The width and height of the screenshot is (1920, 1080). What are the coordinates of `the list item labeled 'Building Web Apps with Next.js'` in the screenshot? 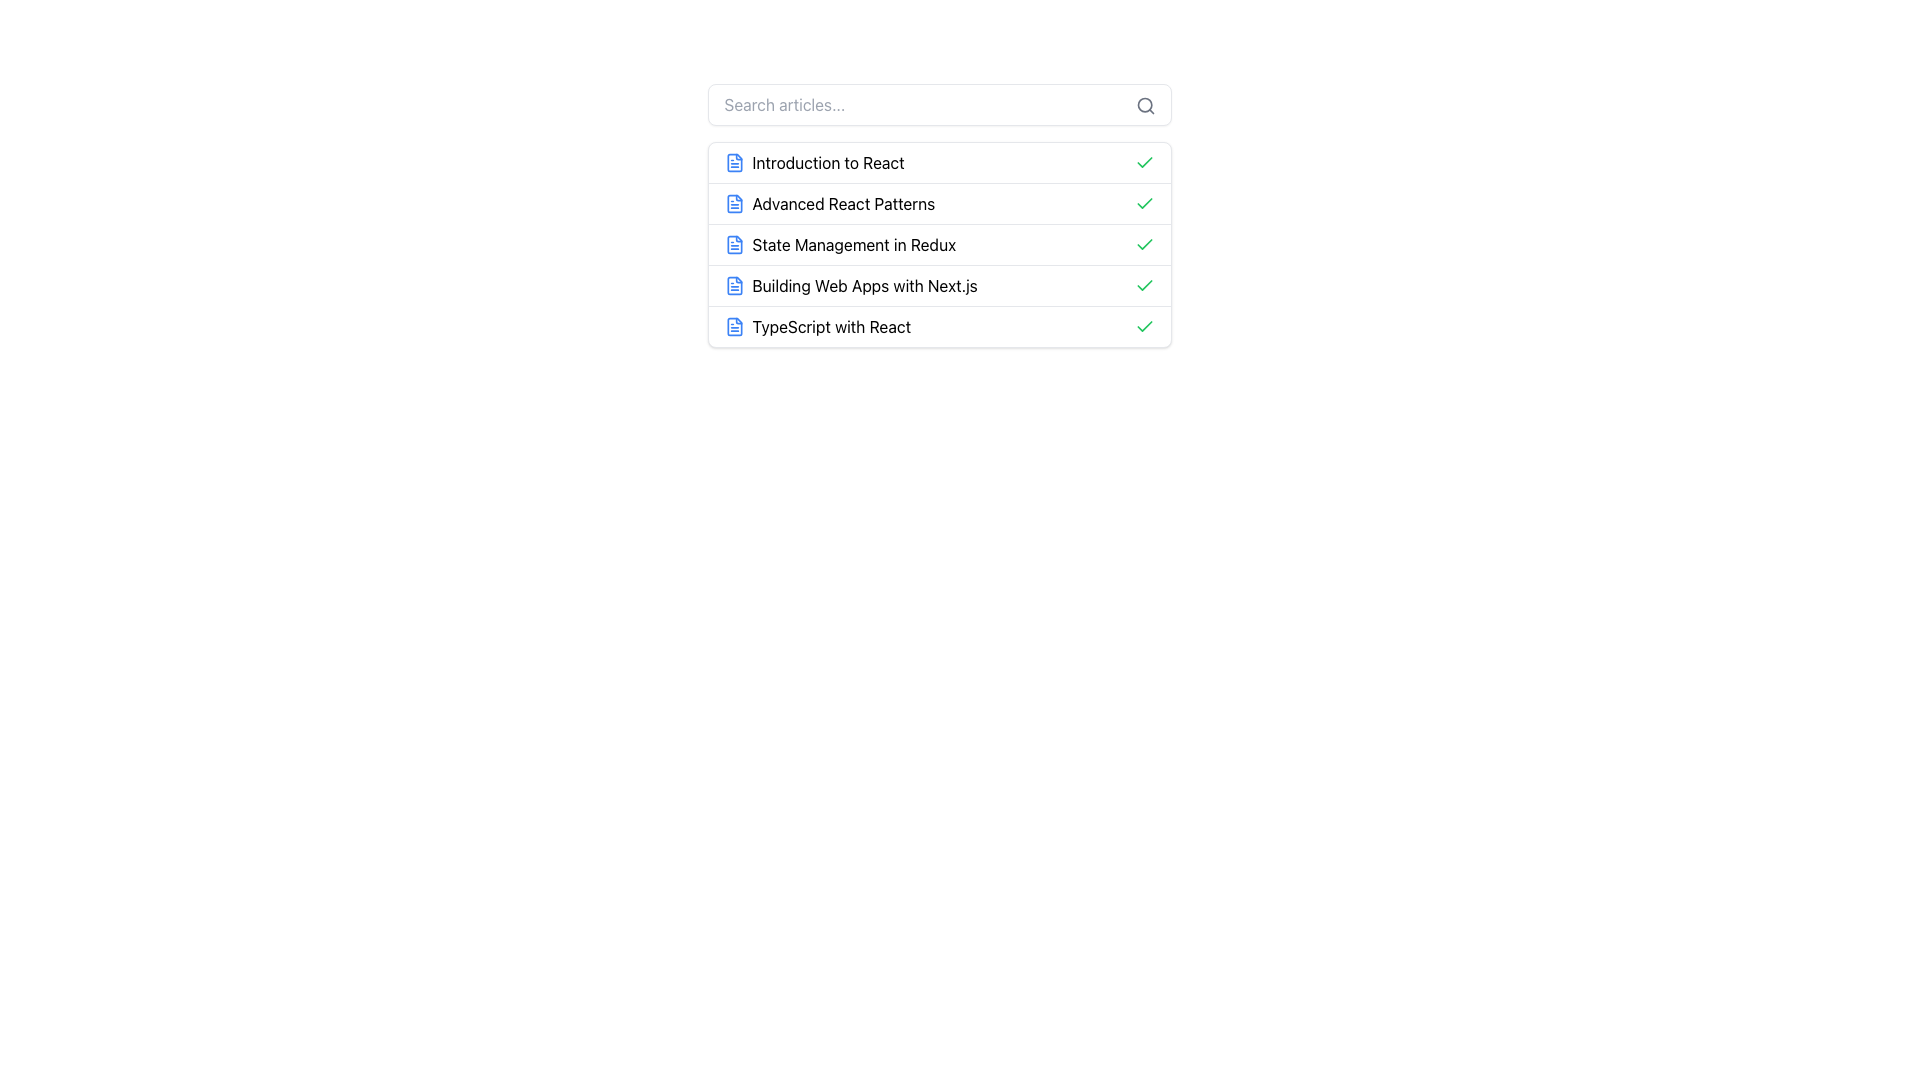 It's located at (938, 285).